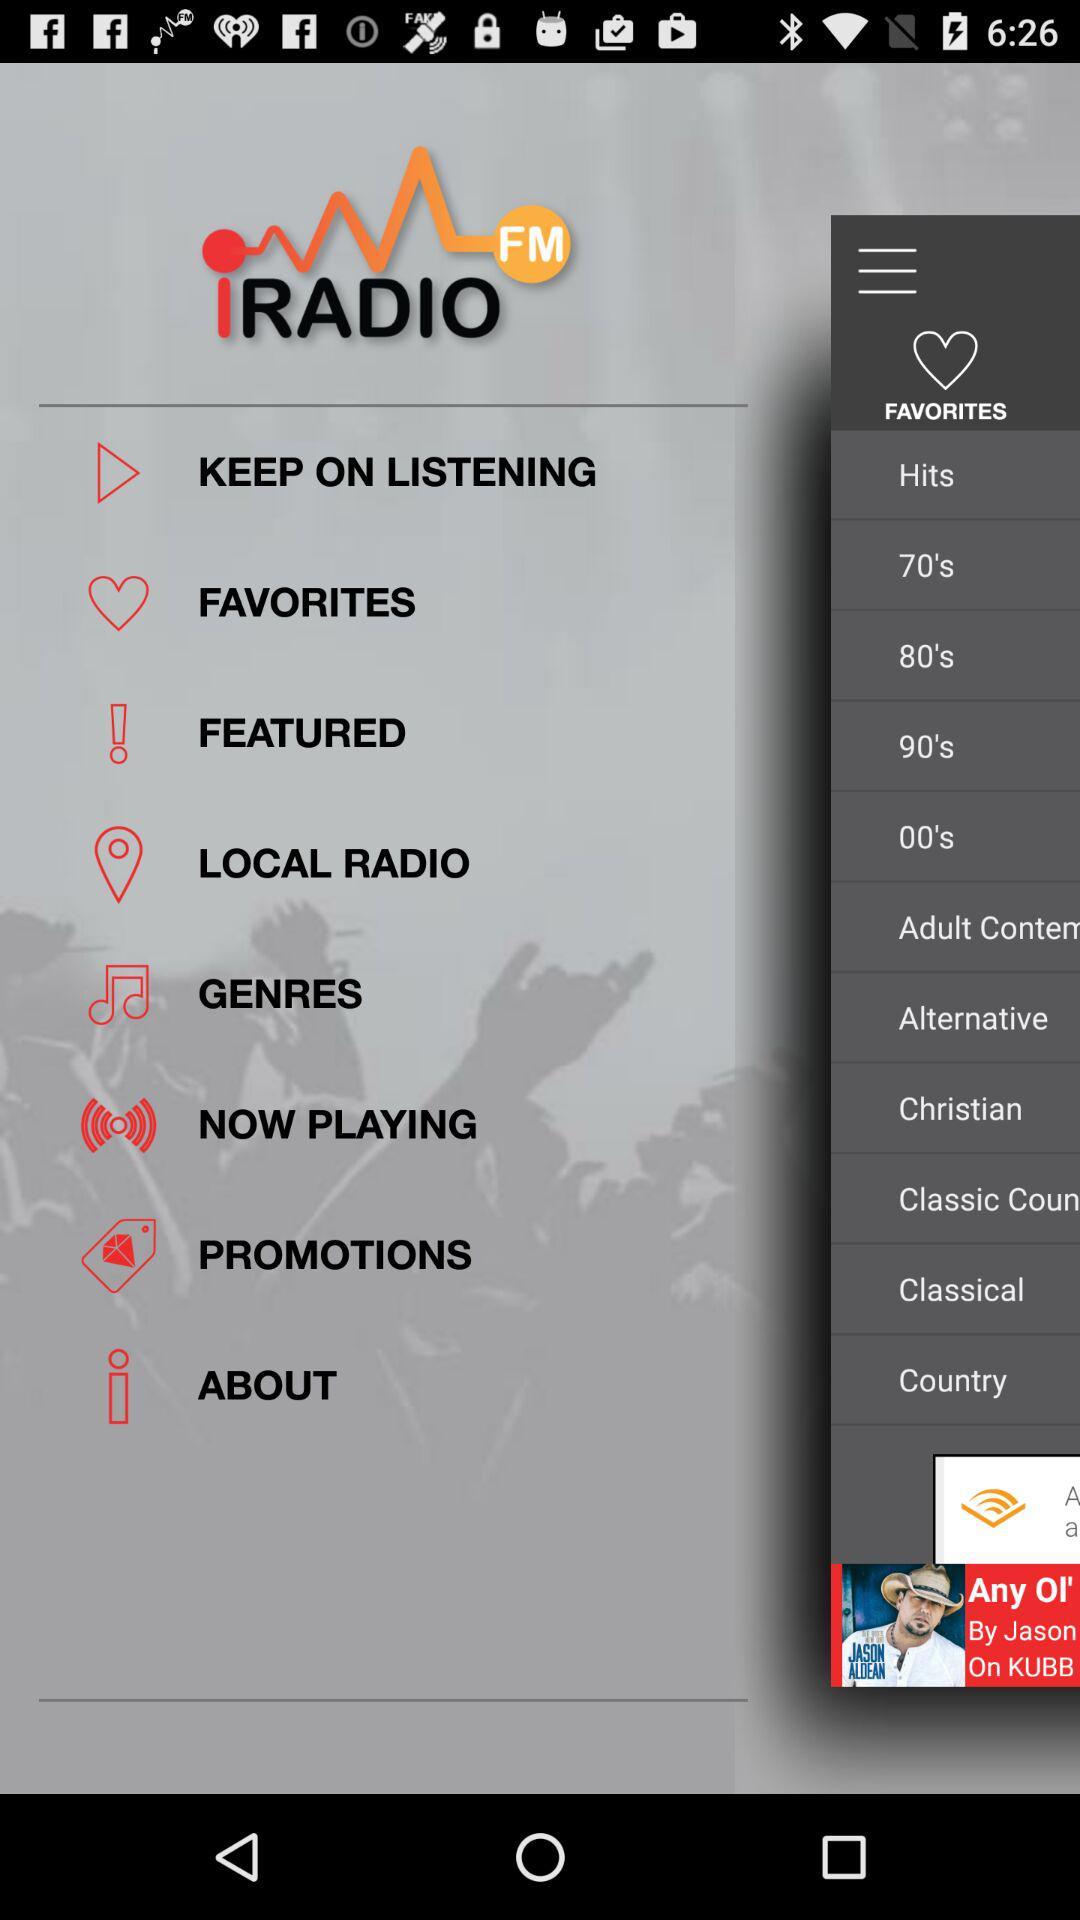 The height and width of the screenshot is (1920, 1080). I want to click on icon next to local radio, so click(982, 925).